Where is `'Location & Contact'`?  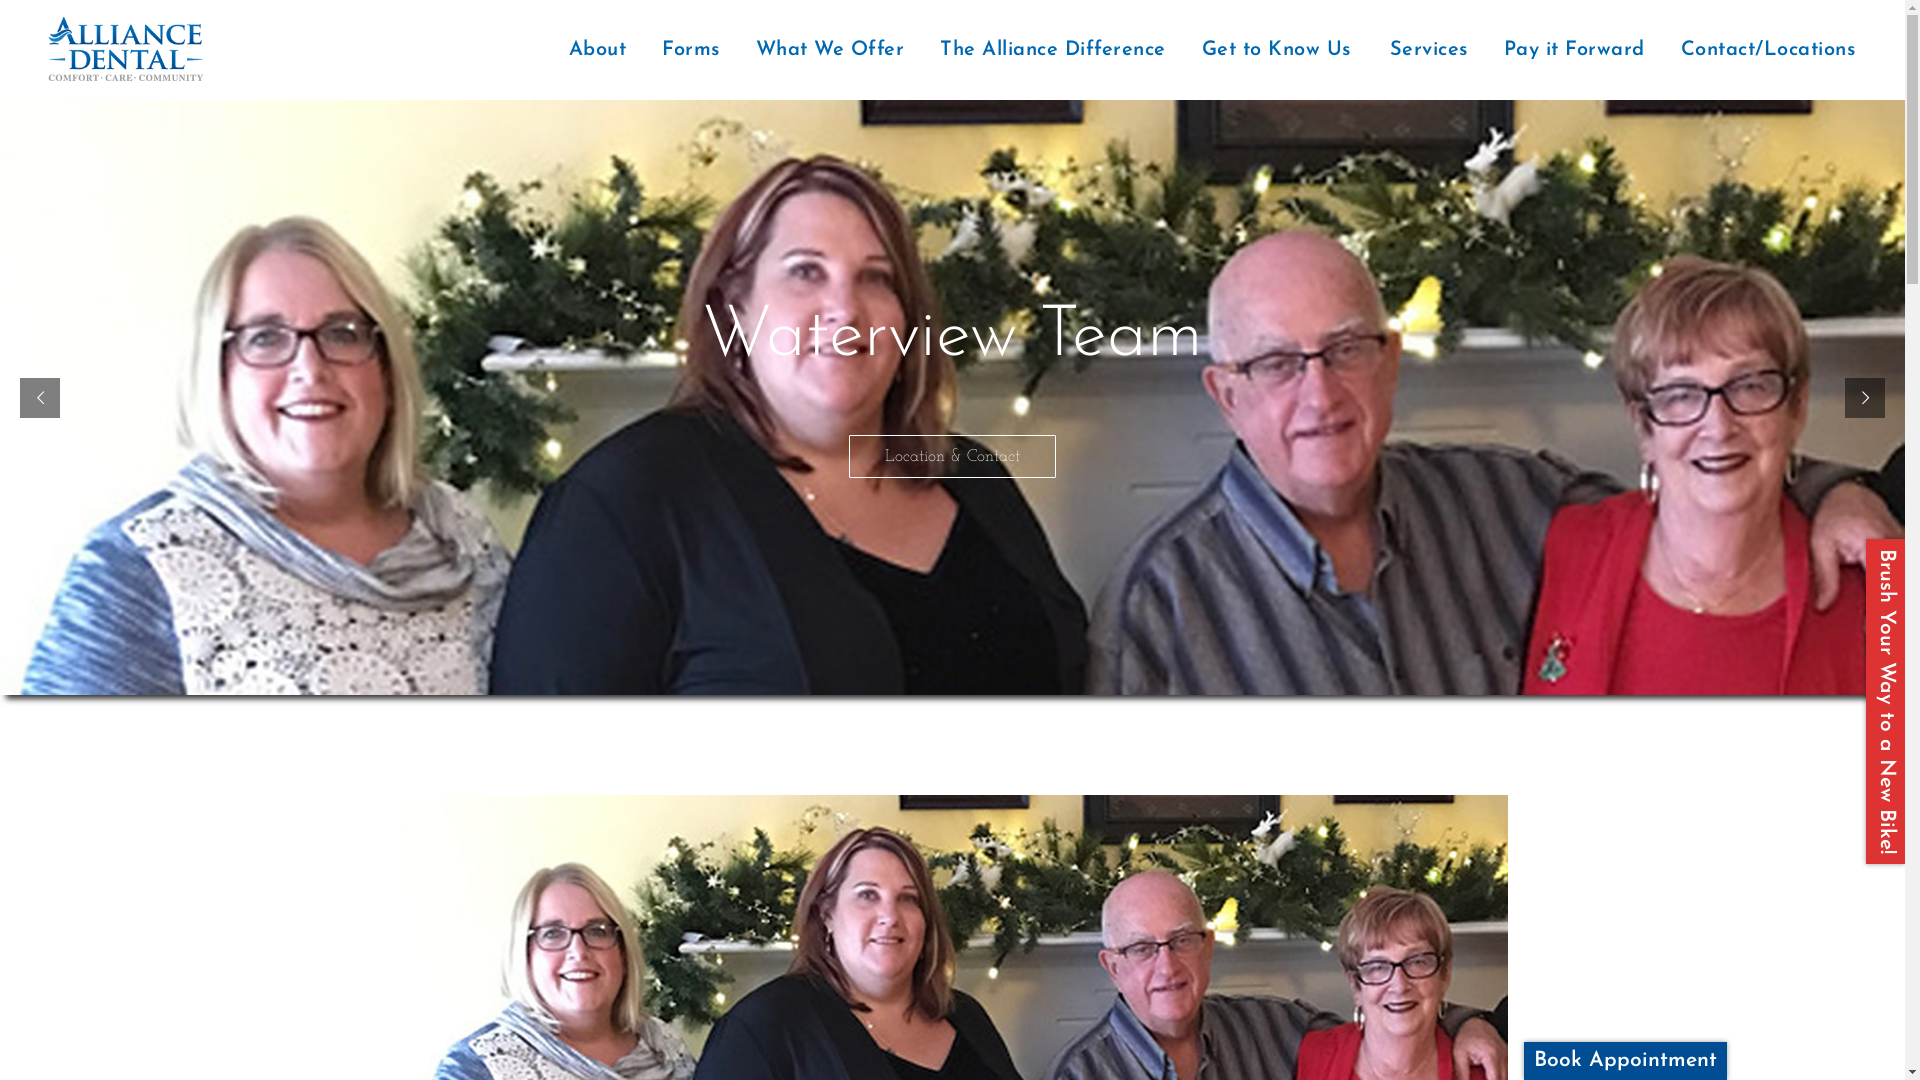
'Location & Contact' is located at coordinates (951, 456).